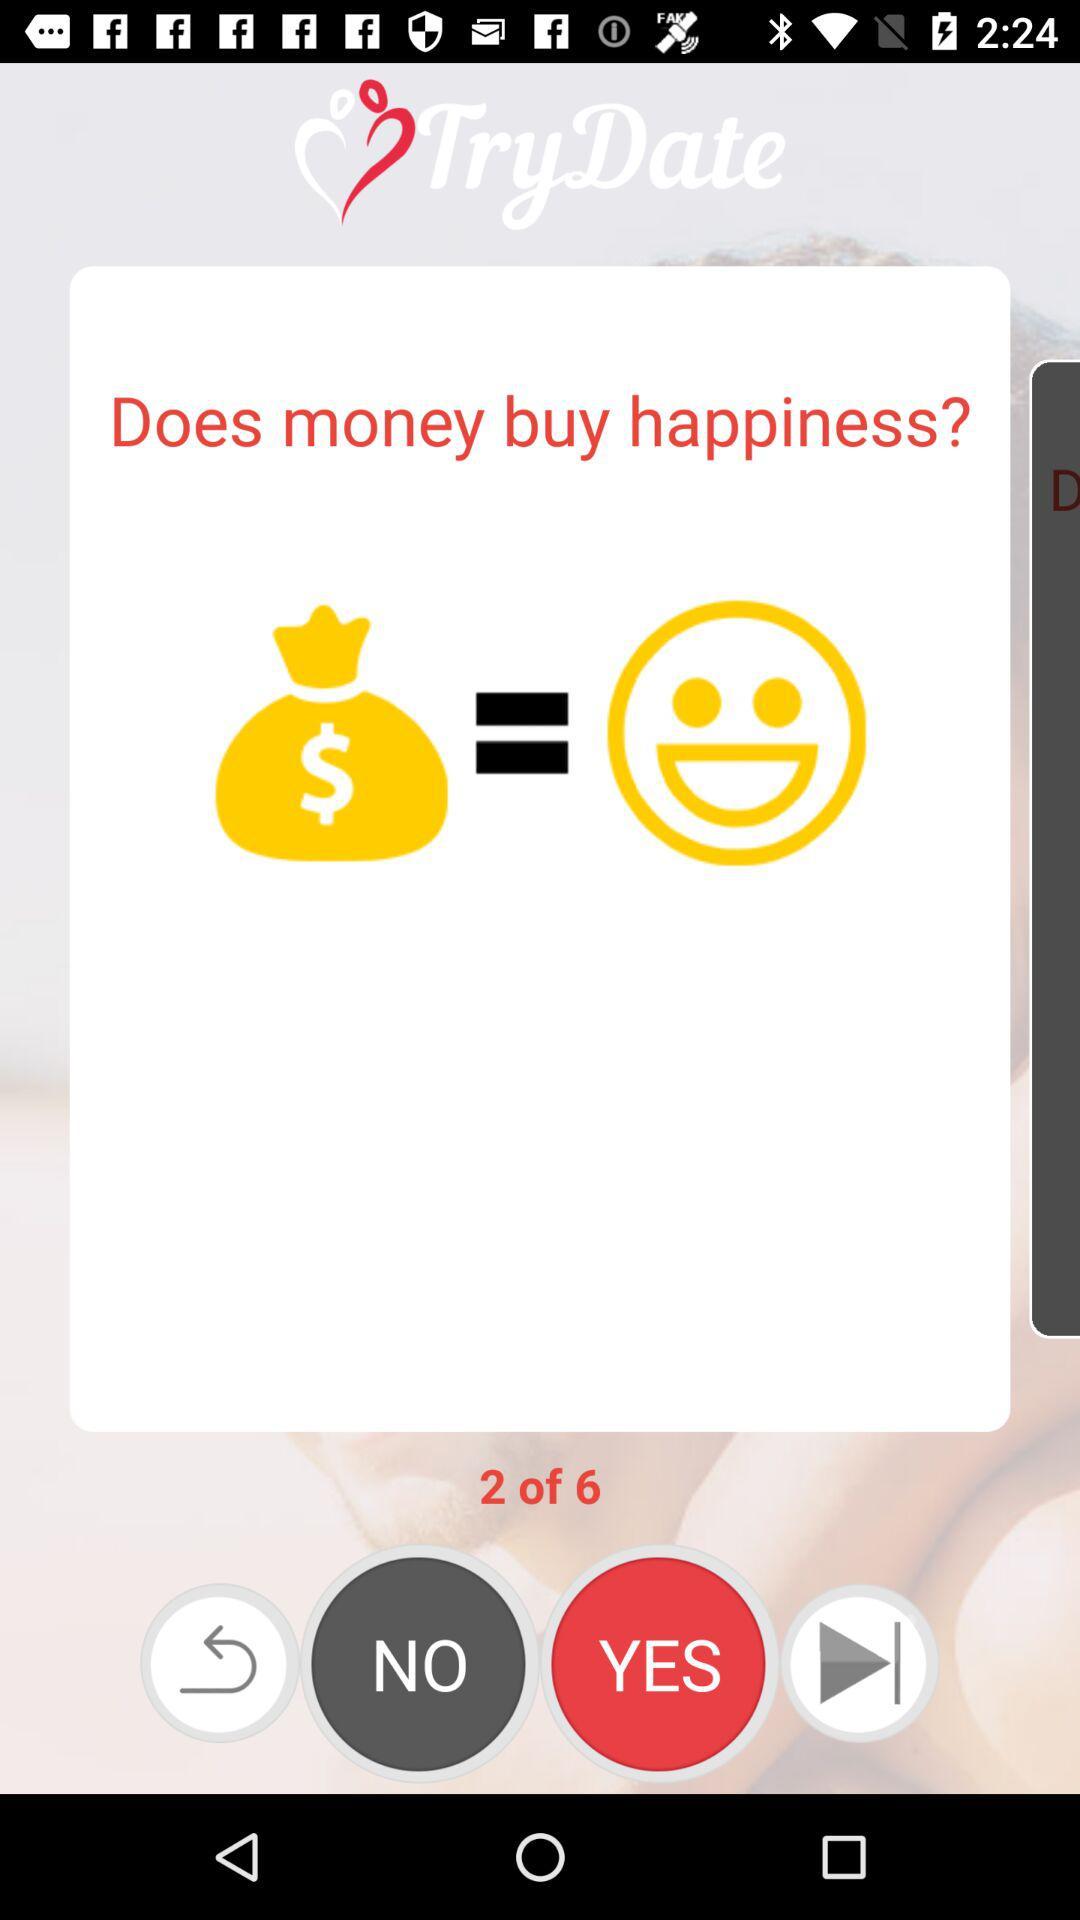  I want to click on the no option, so click(419, 1663).